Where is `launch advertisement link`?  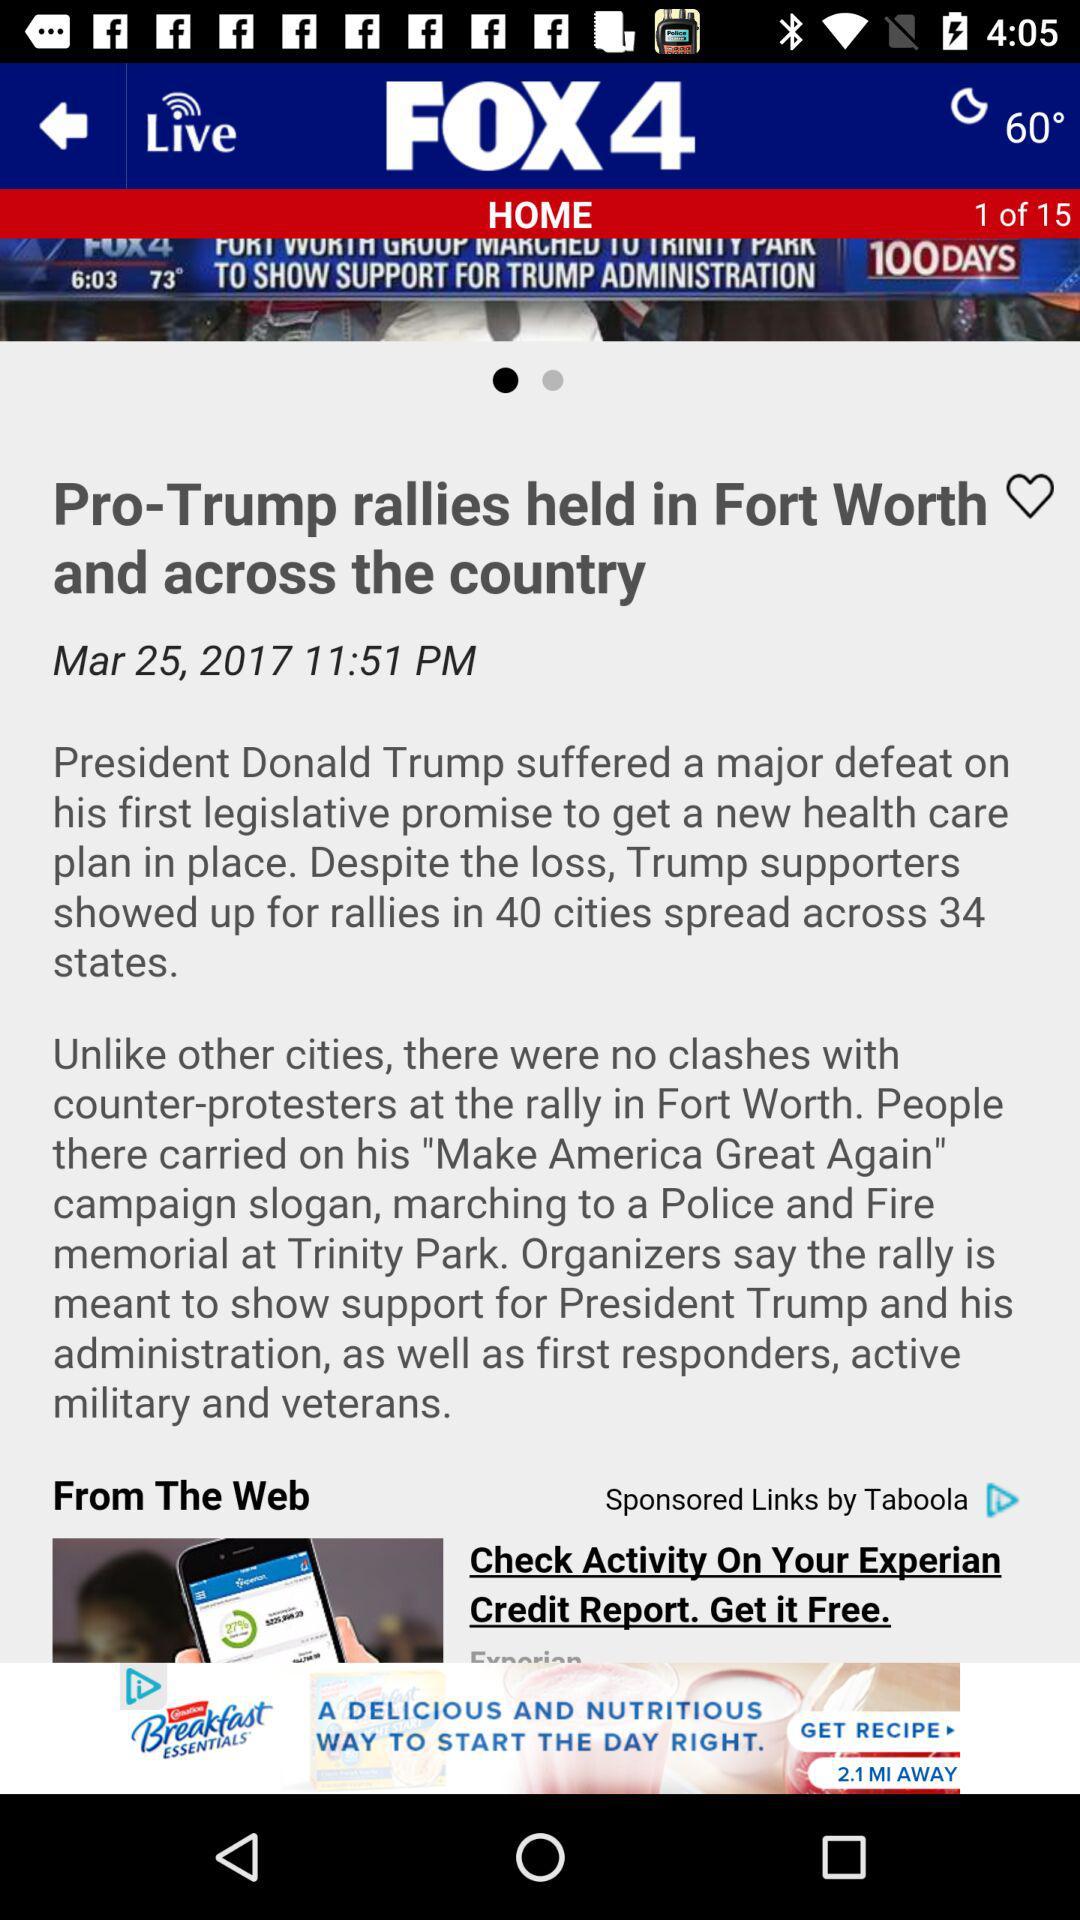
launch advertisement link is located at coordinates (540, 1727).